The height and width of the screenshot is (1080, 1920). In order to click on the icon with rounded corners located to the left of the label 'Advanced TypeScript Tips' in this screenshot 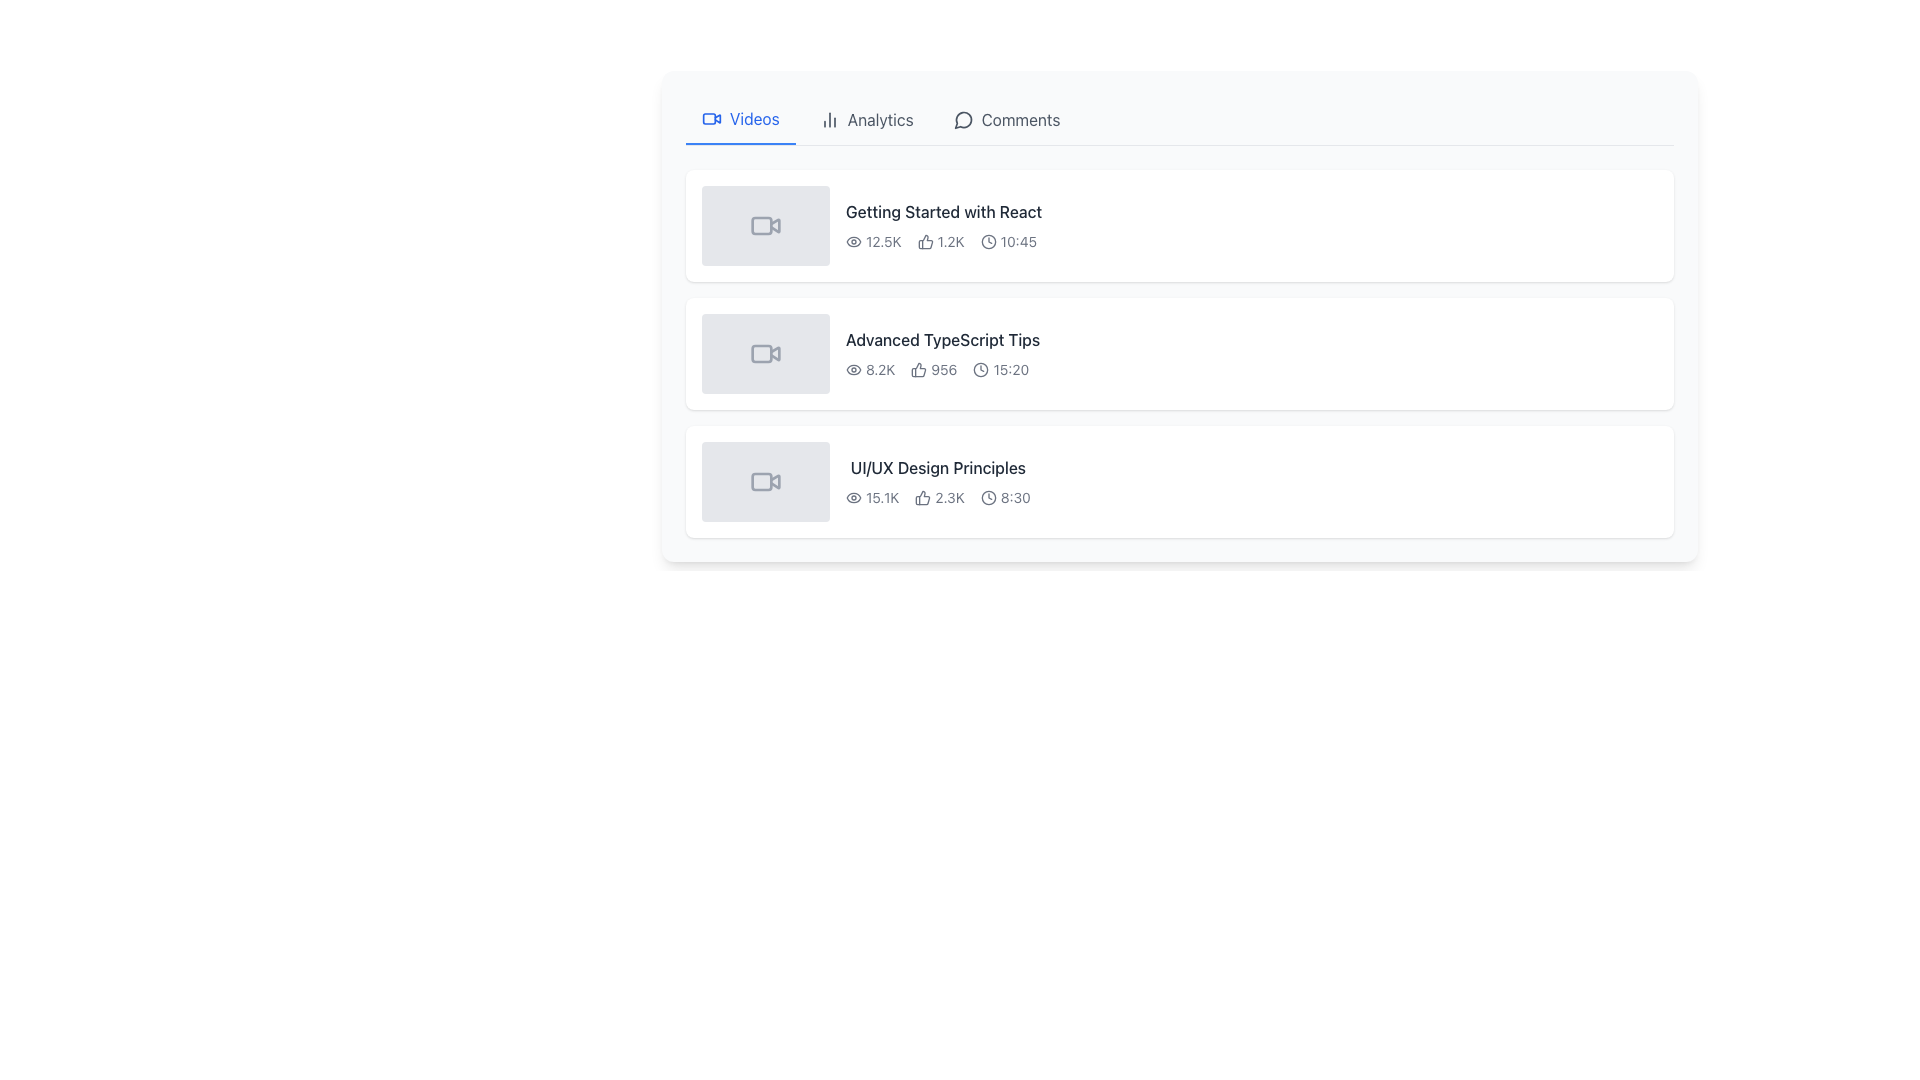, I will do `click(761, 353)`.